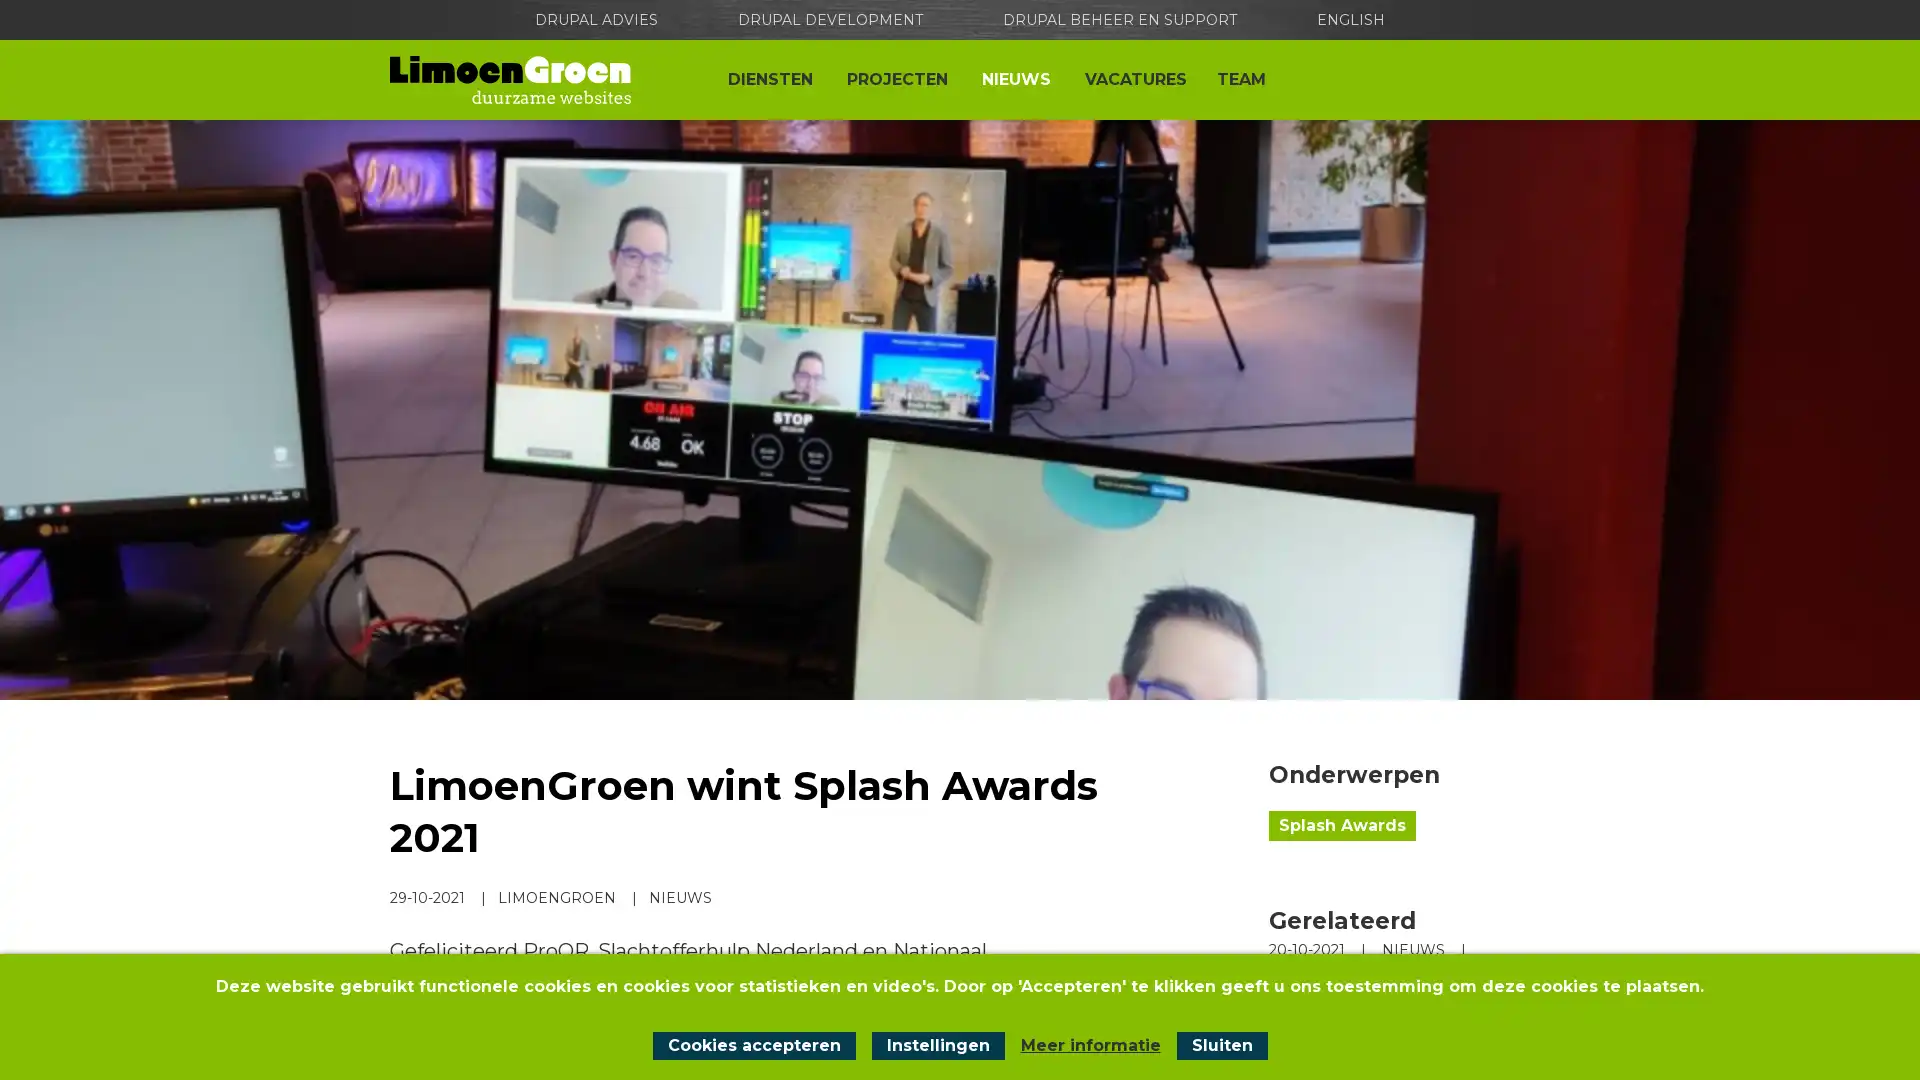 Image resolution: width=1920 pixels, height=1080 pixels. Describe the element at coordinates (1220, 1044) in the screenshot. I see `Sluit cookiemelding` at that location.